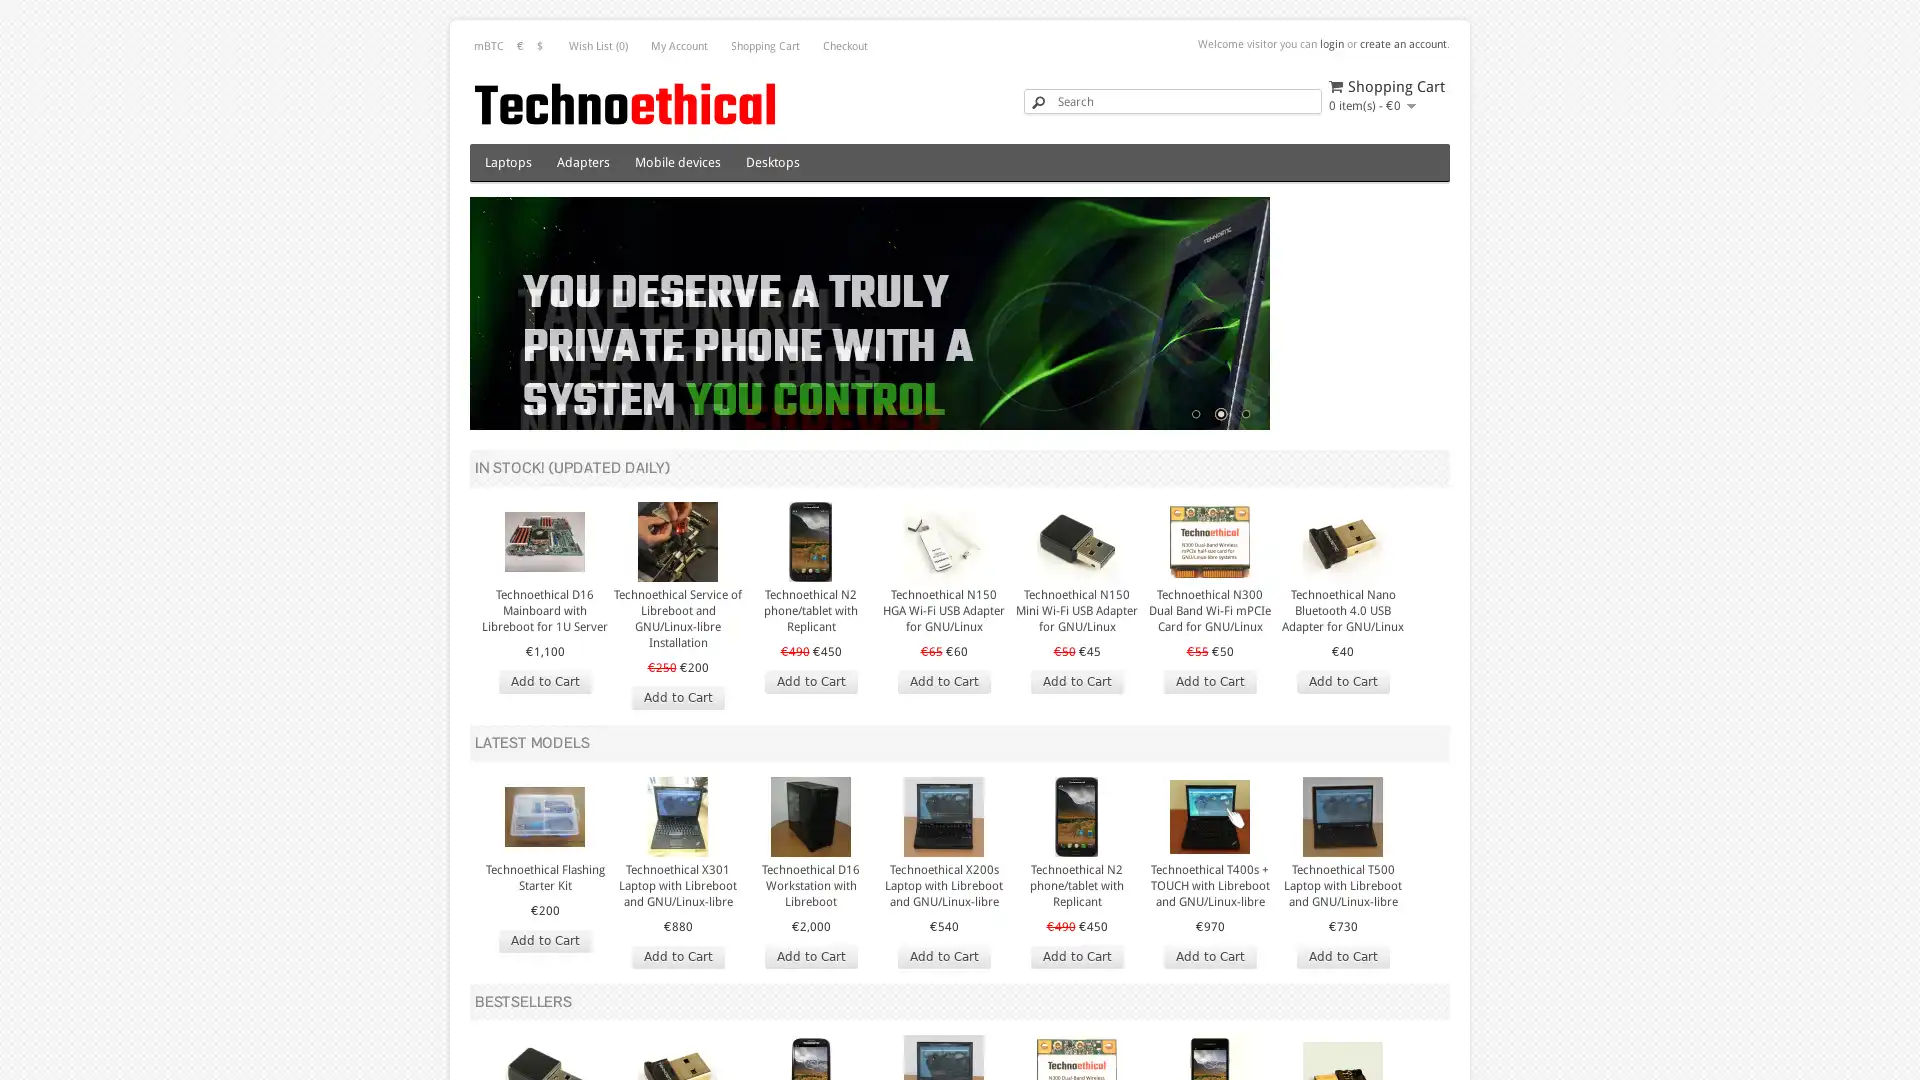  Describe the element at coordinates (677, 763) in the screenshot. I see `Add to Cart` at that location.